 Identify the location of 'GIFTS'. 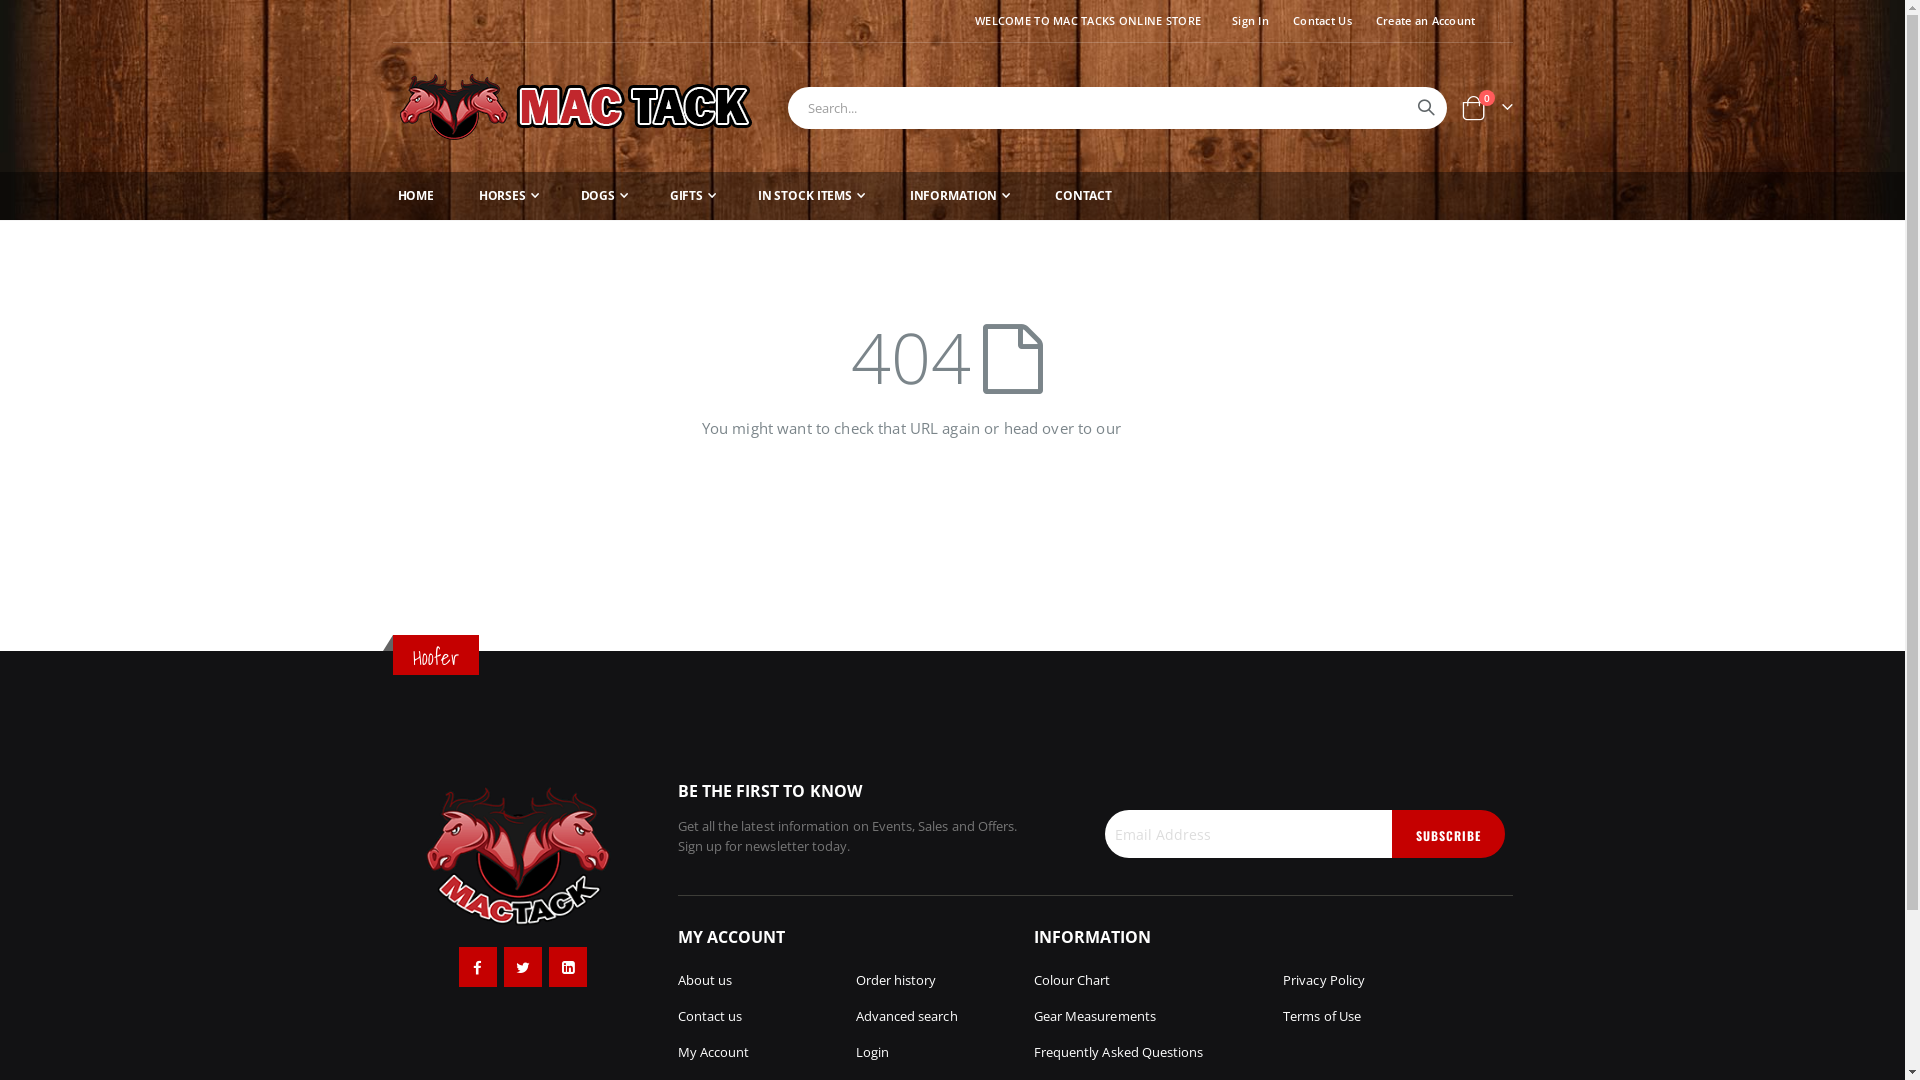
(692, 196).